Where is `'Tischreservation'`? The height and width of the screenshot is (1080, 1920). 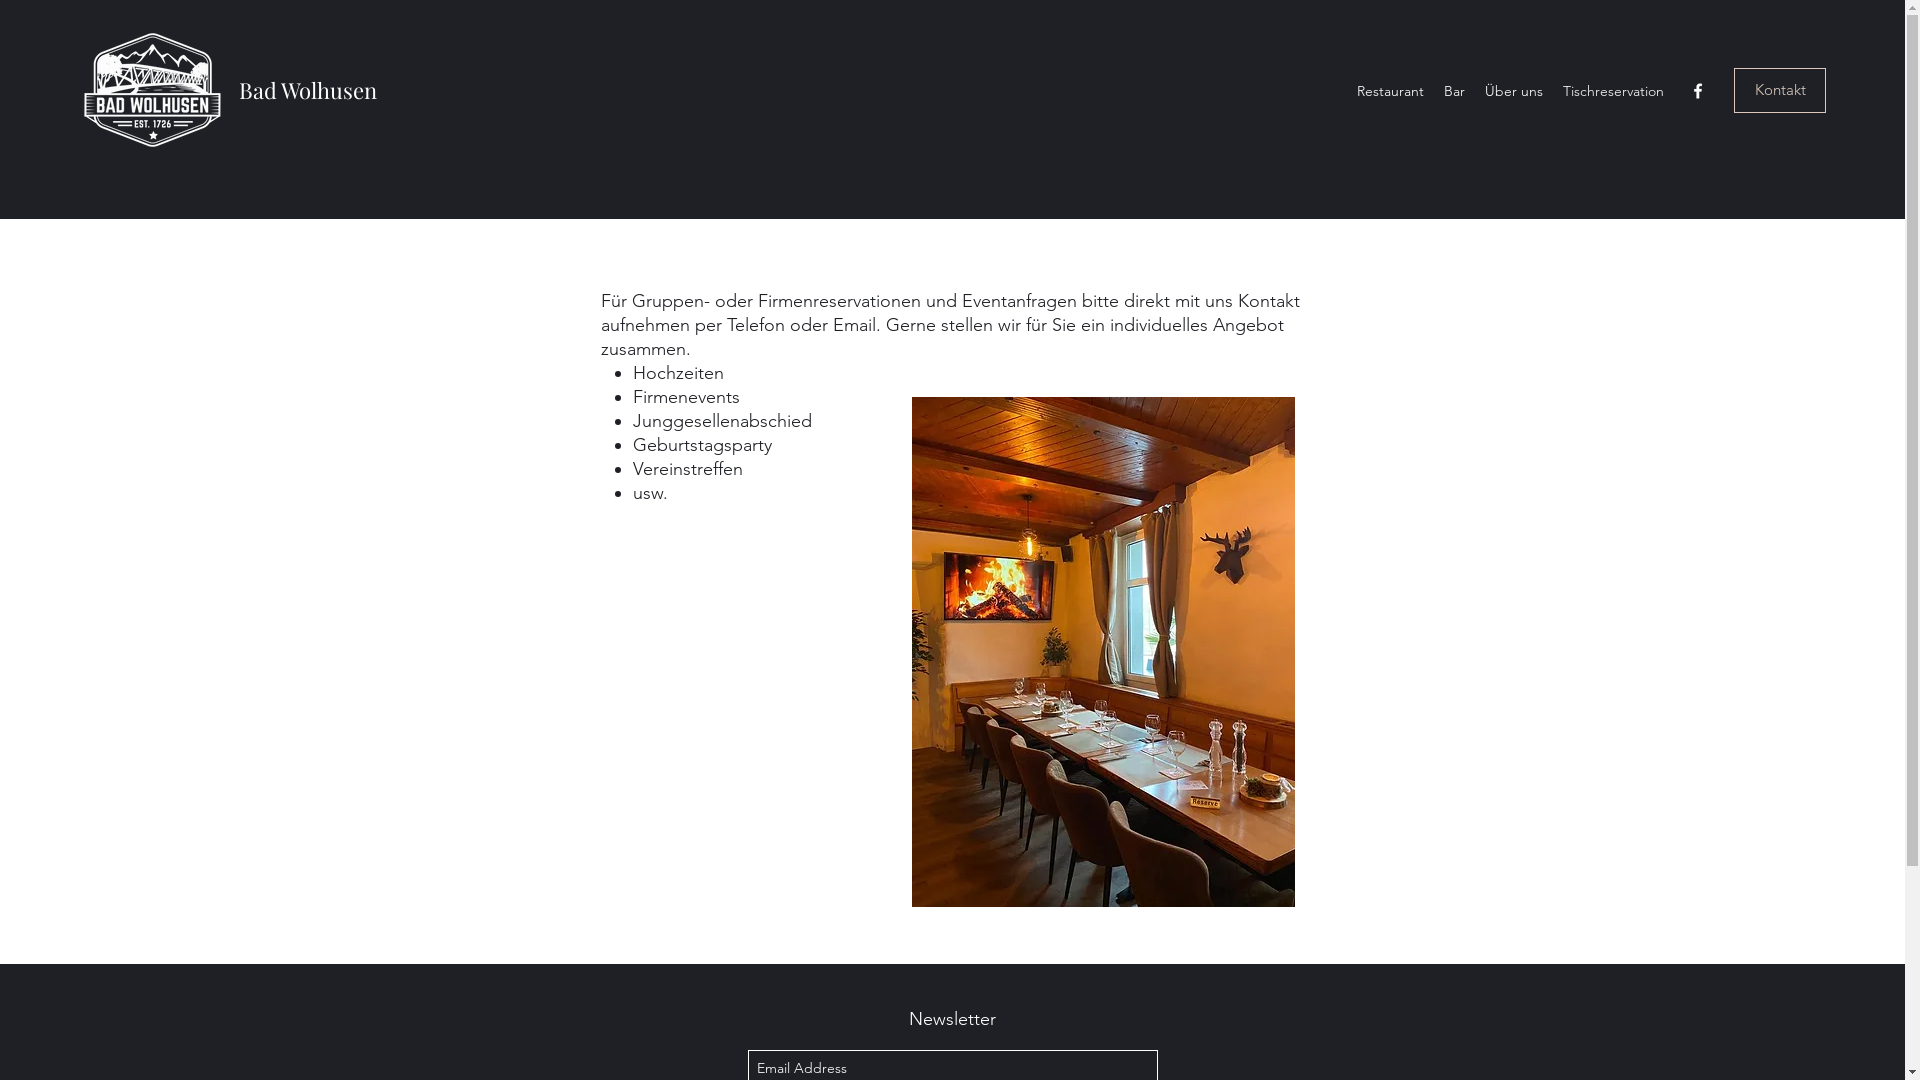 'Tischreservation' is located at coordinates (1613, 91).